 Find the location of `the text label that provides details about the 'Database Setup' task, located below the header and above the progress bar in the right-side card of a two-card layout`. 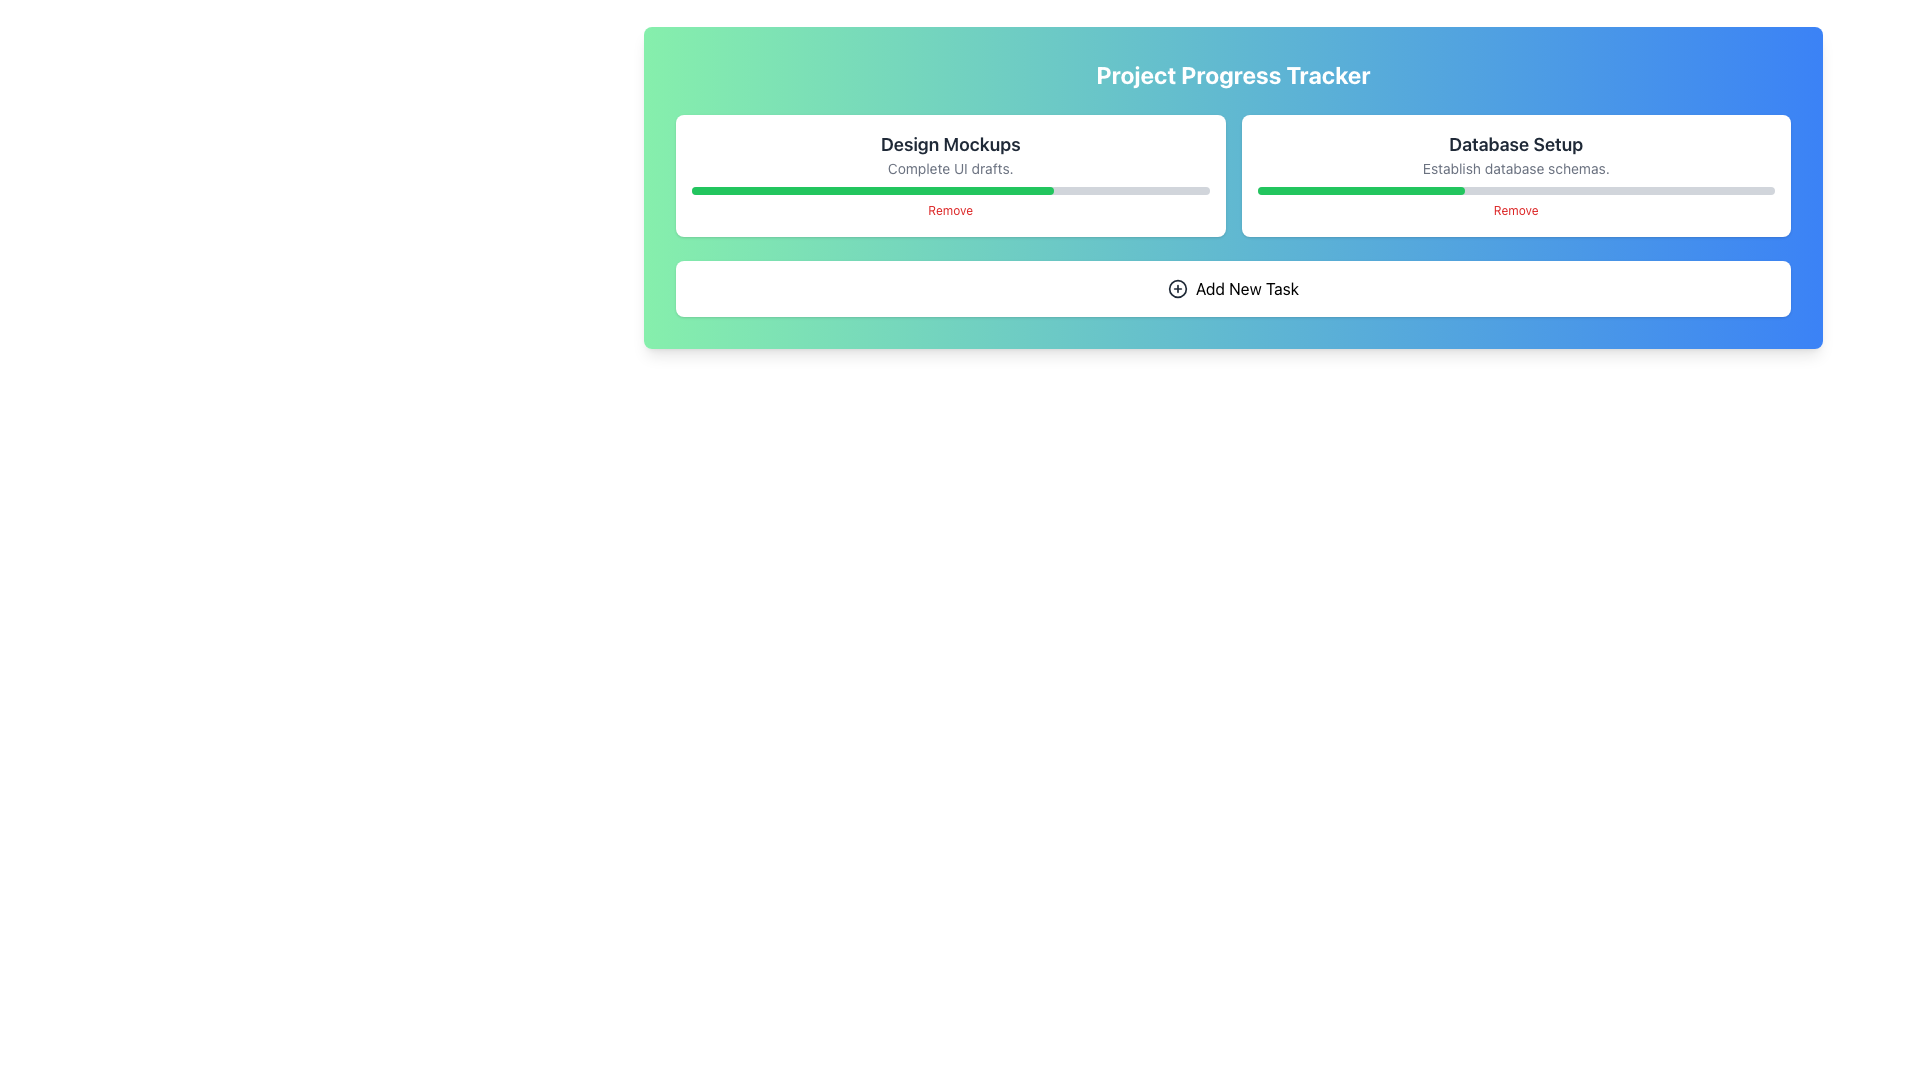

the text label that provides details about the 'Database Setup' task, located below the header and above the progress bar in the right-side card of a two-card layout is located at coordinates (1516, 168).